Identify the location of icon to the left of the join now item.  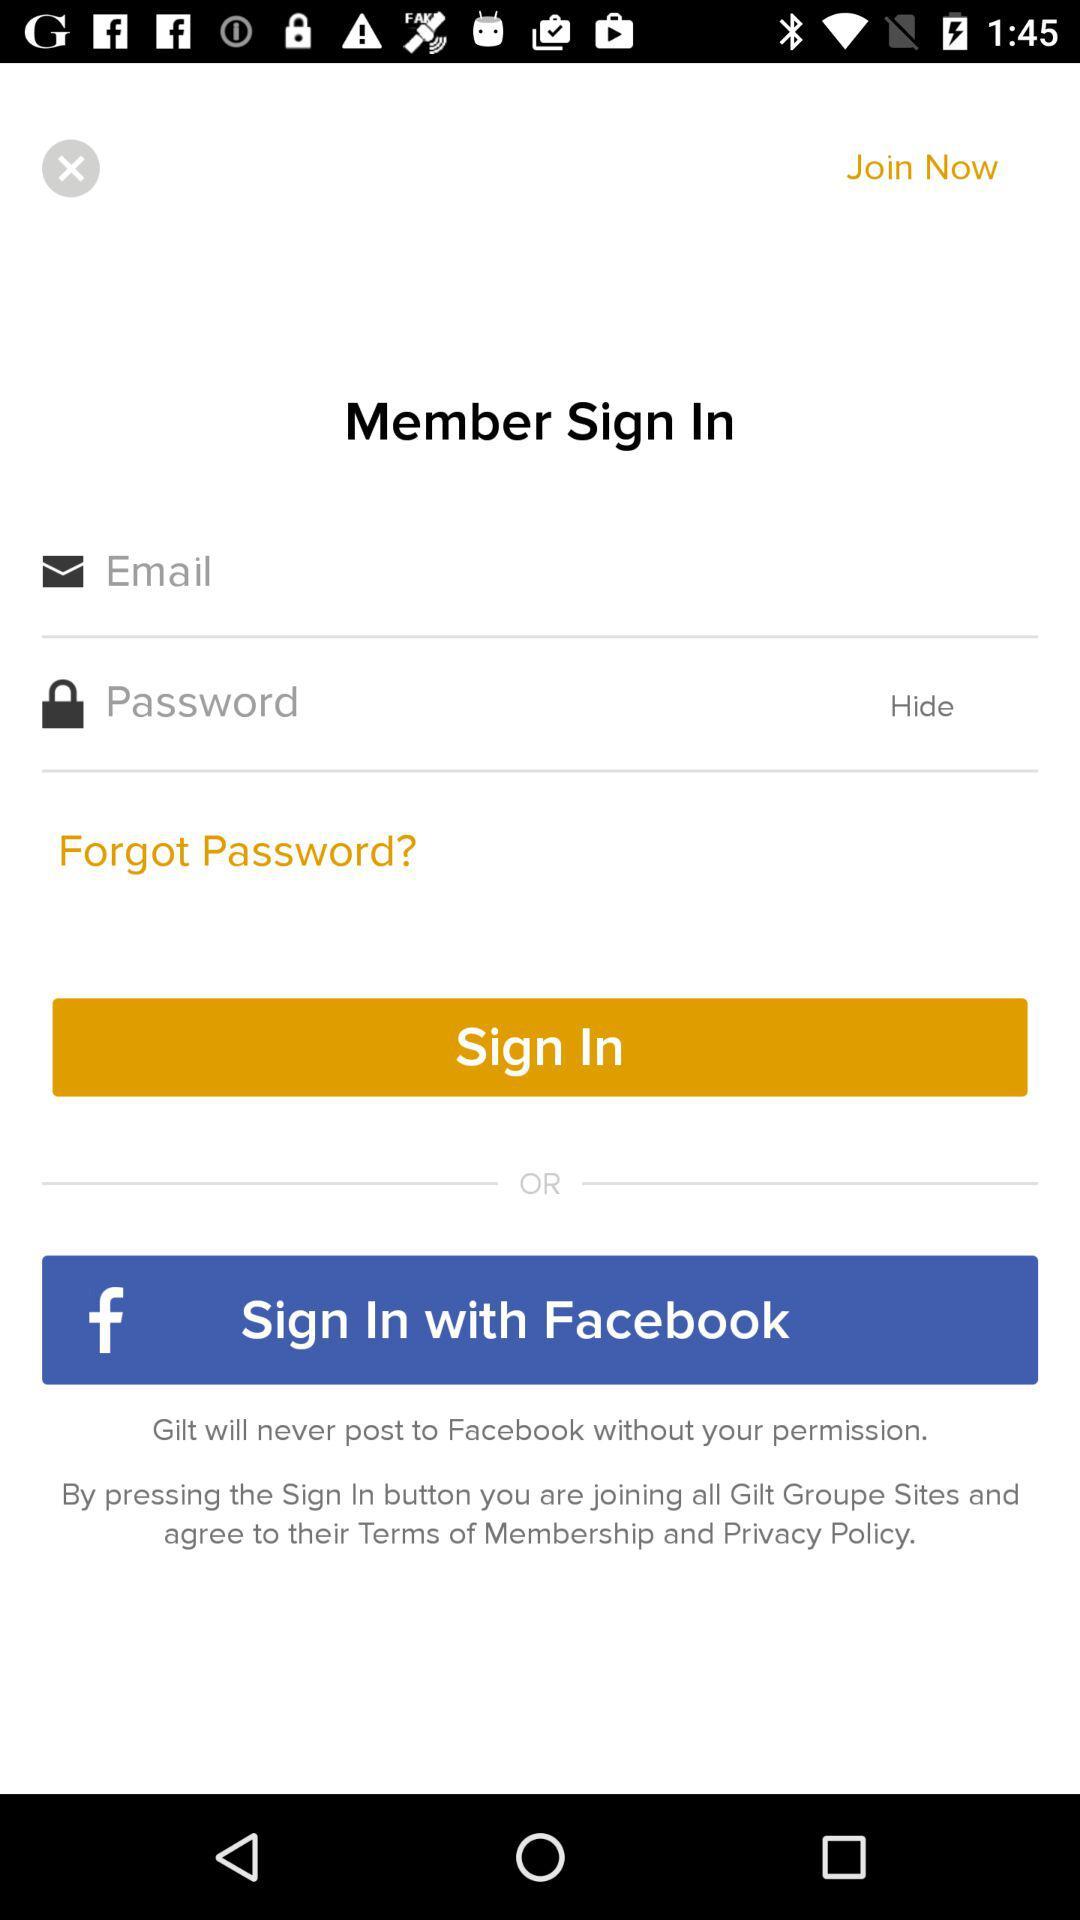
(69, 168).